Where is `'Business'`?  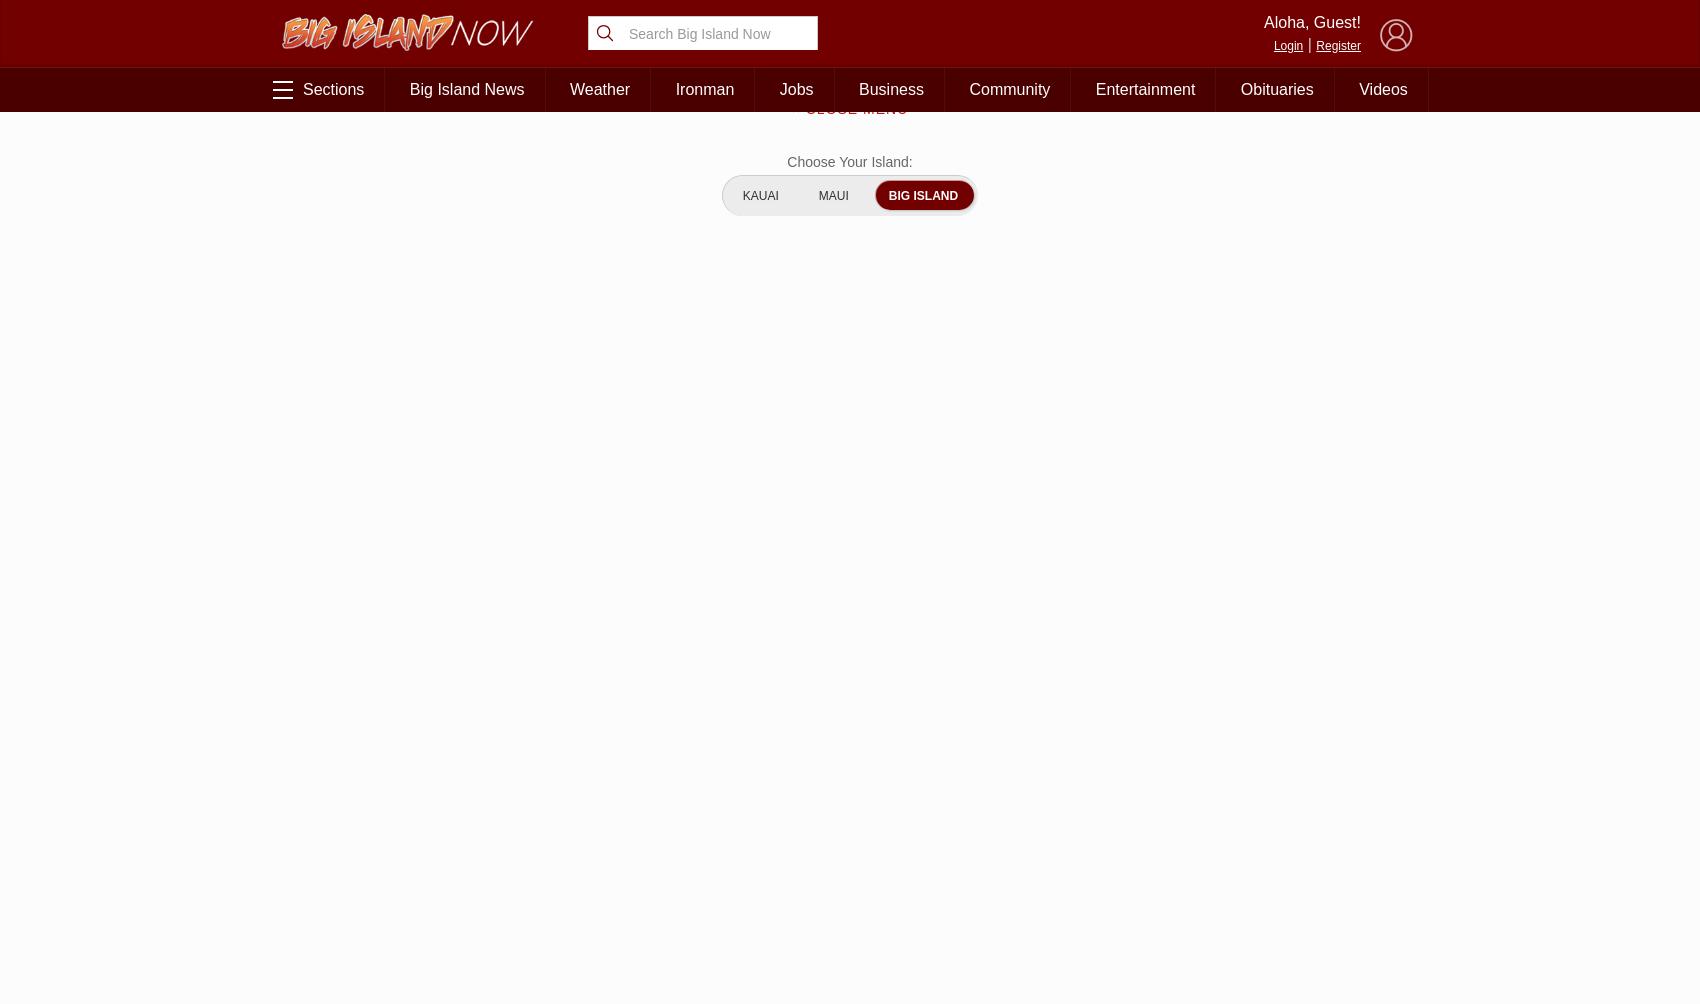 'Business' is located at coordinates (890, 89).